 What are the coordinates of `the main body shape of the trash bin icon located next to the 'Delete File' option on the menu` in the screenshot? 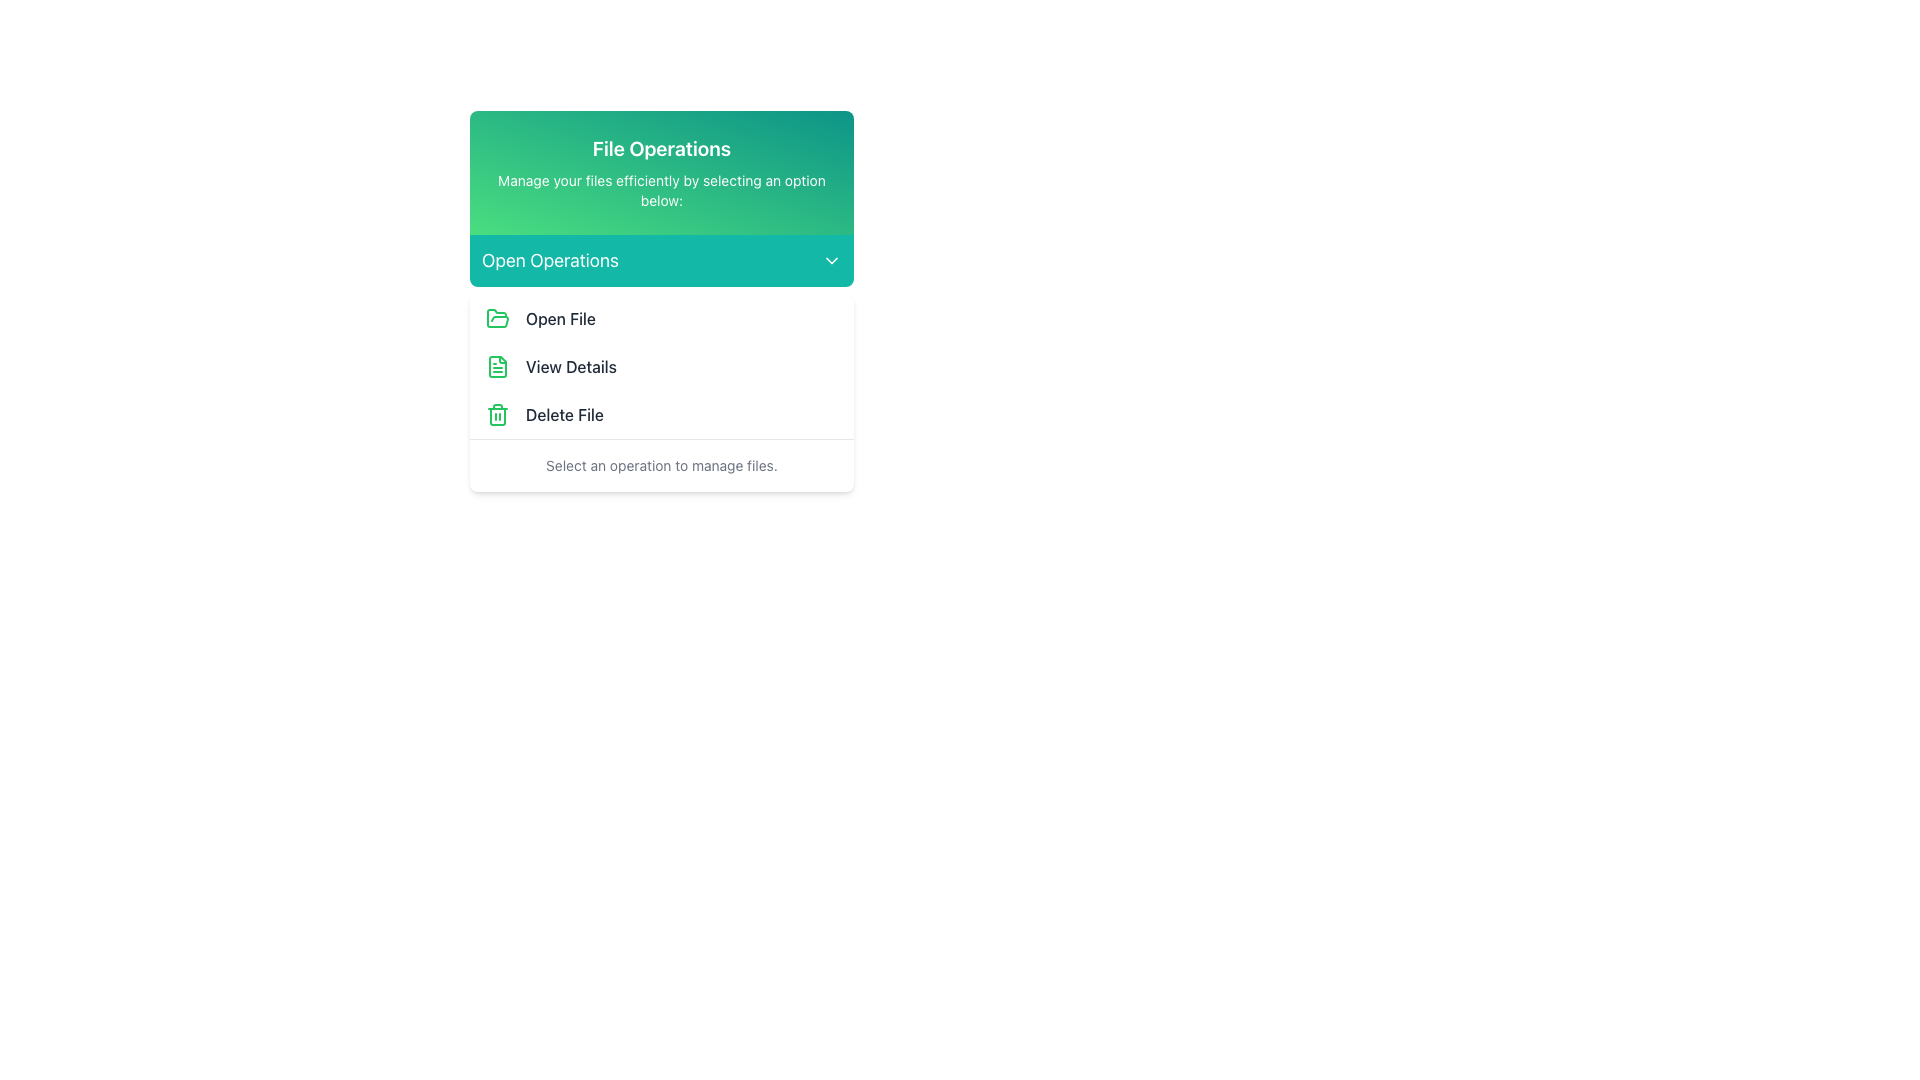 It's located at (498, 415).